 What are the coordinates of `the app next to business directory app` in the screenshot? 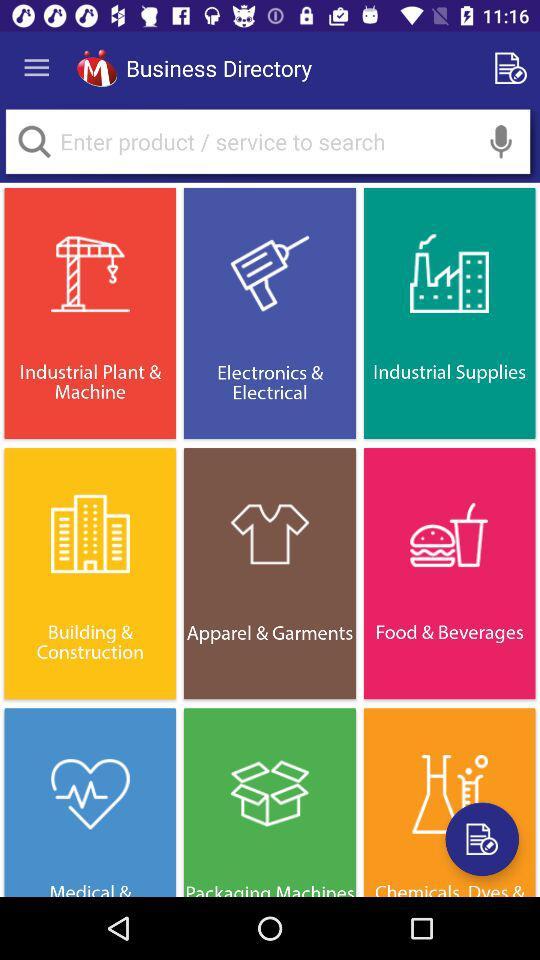 It's located at (96, 68).